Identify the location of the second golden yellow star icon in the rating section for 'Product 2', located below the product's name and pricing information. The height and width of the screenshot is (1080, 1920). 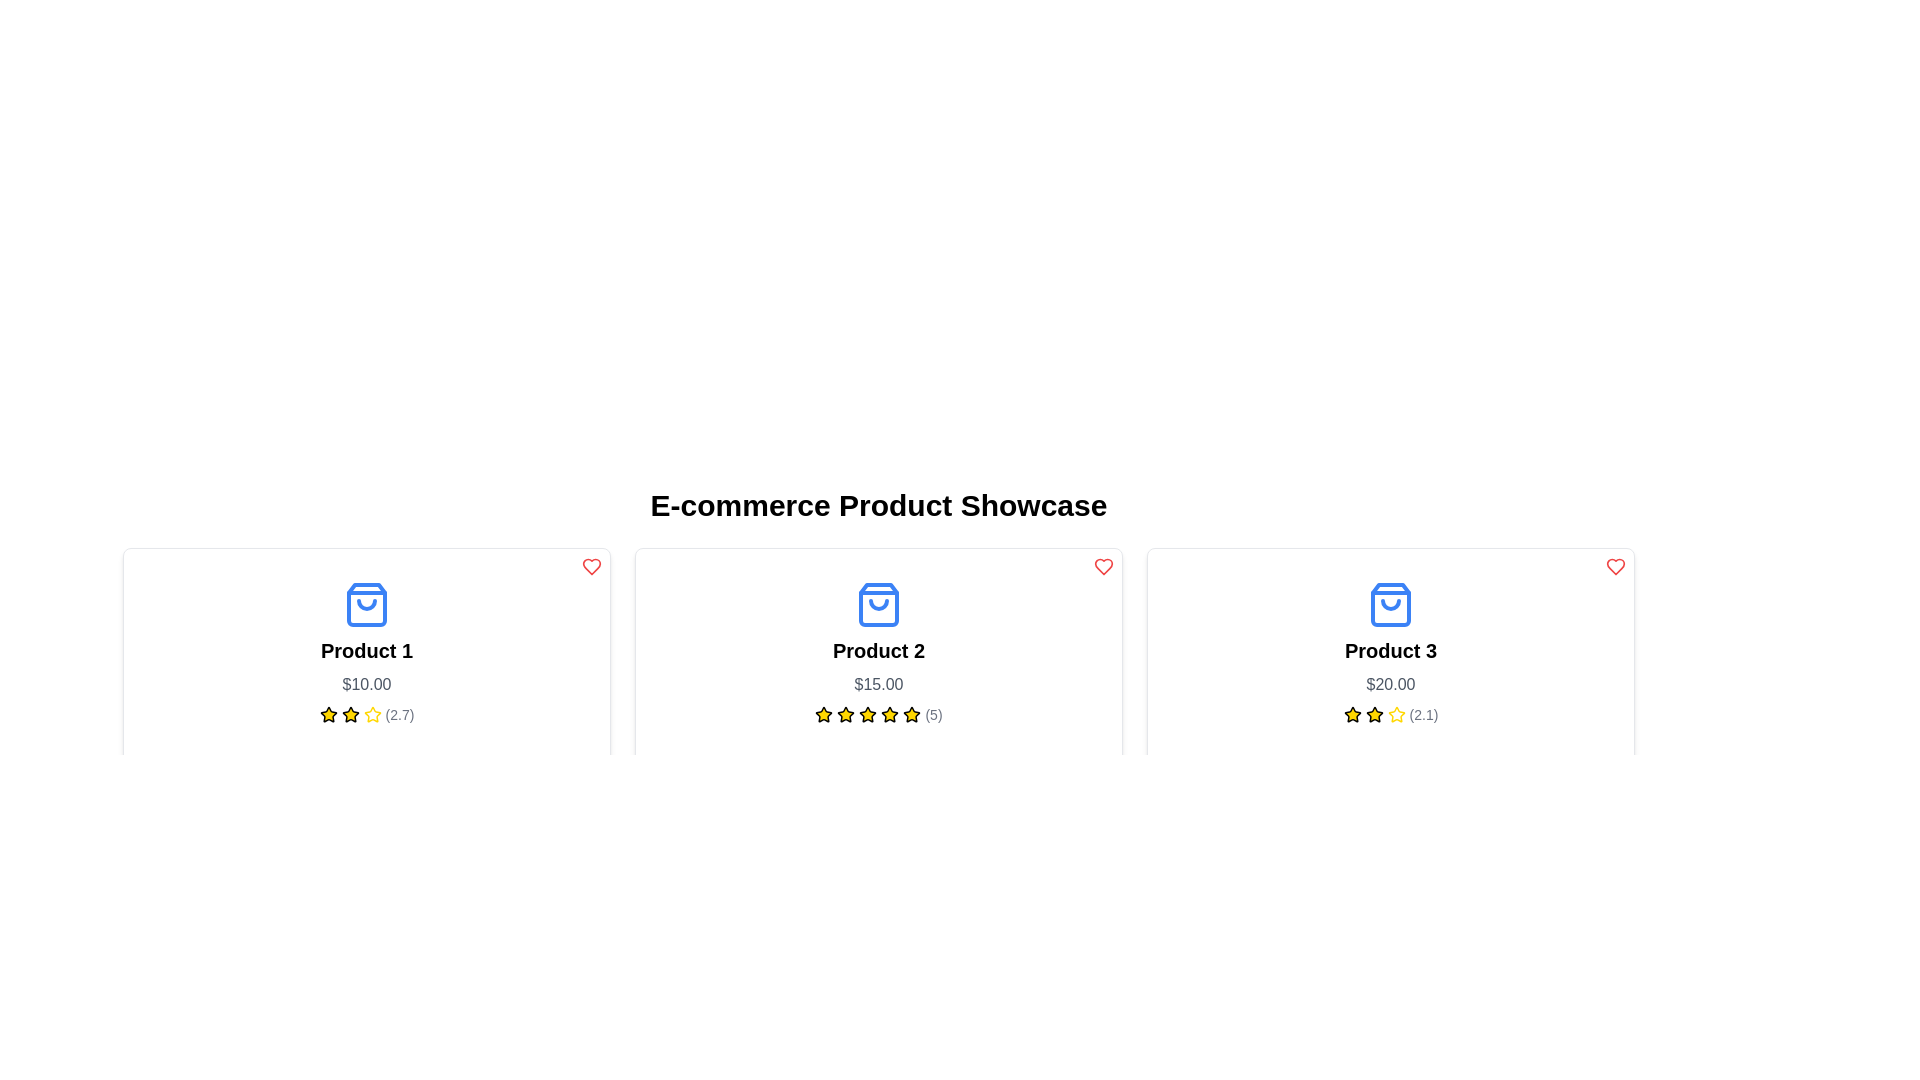
(824, 713).